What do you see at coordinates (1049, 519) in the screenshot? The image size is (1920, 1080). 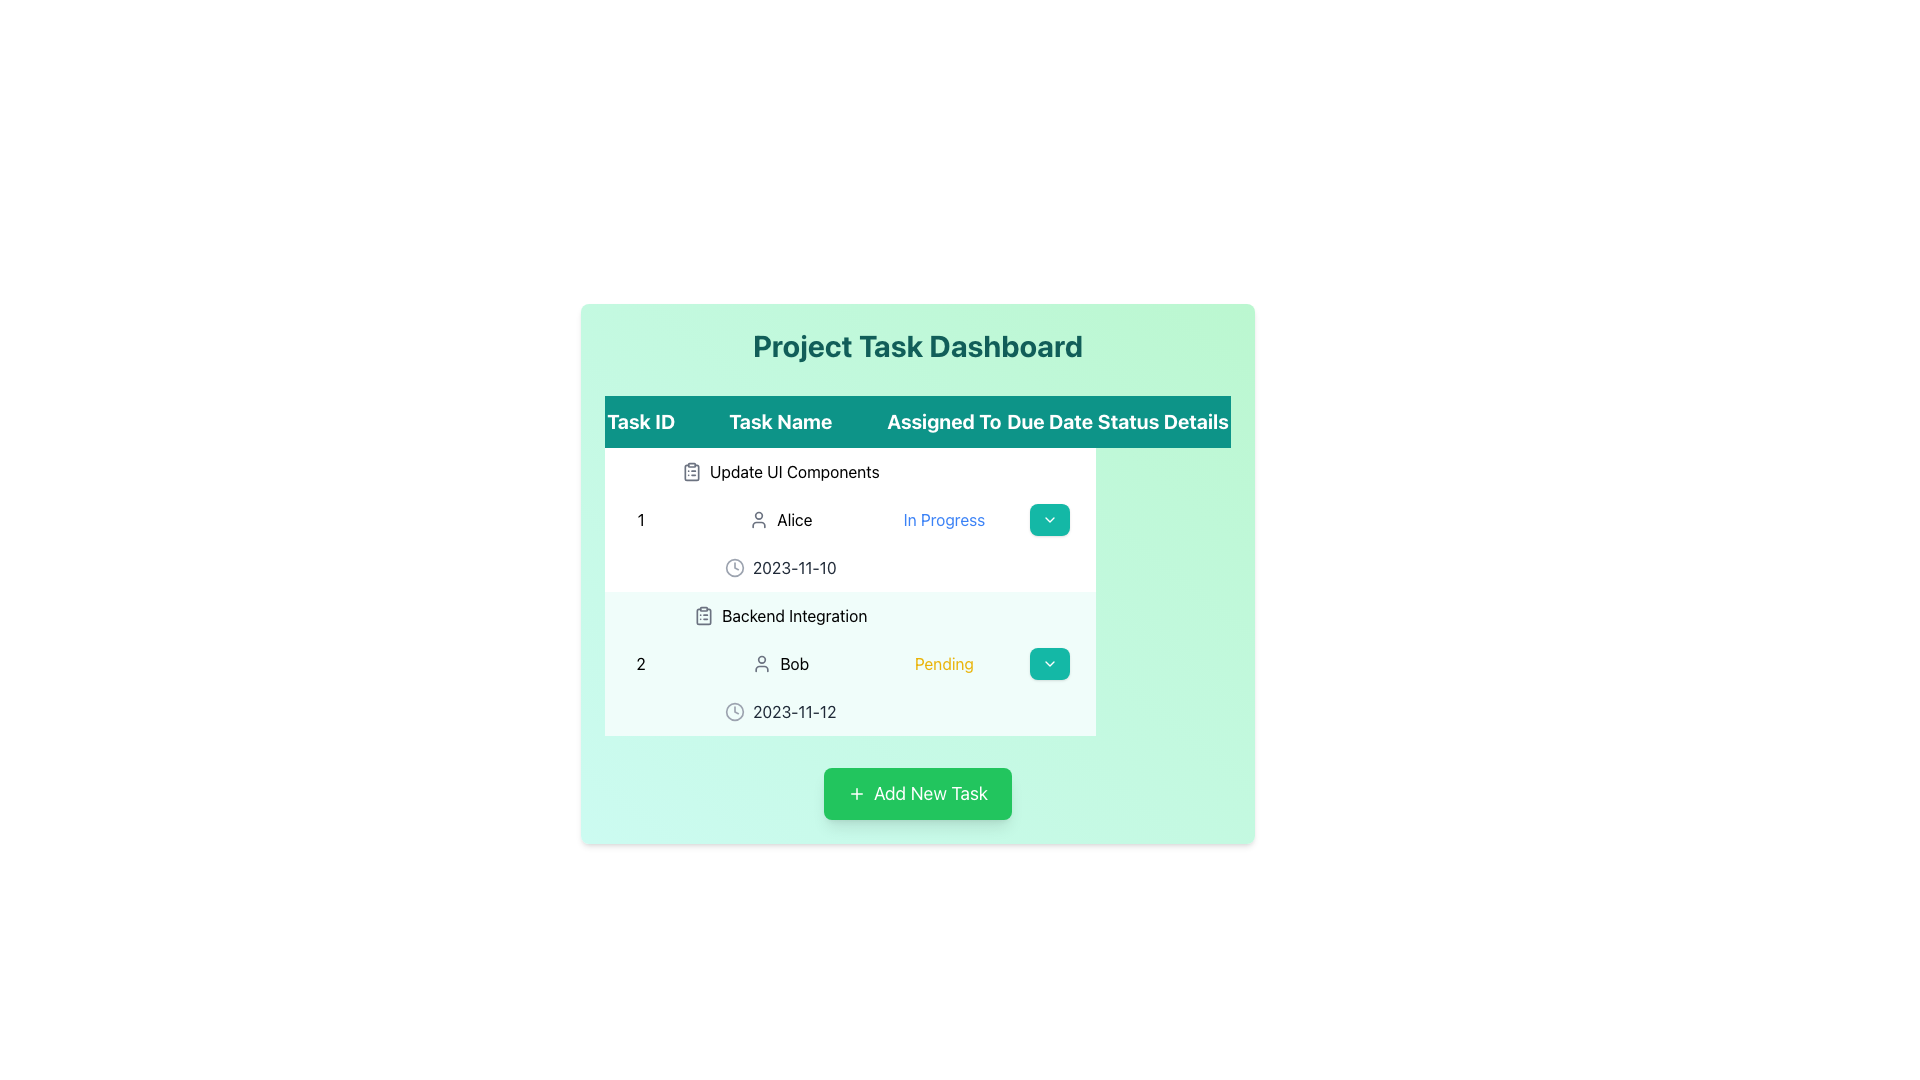 I see `the dropdown menu trigger button located in the 'Details' column of the first row of the task table in the 'Project Task Dashboard' interface, which aligns with the task titled 'Update UI Components'` at bounding box center [1049, 519].